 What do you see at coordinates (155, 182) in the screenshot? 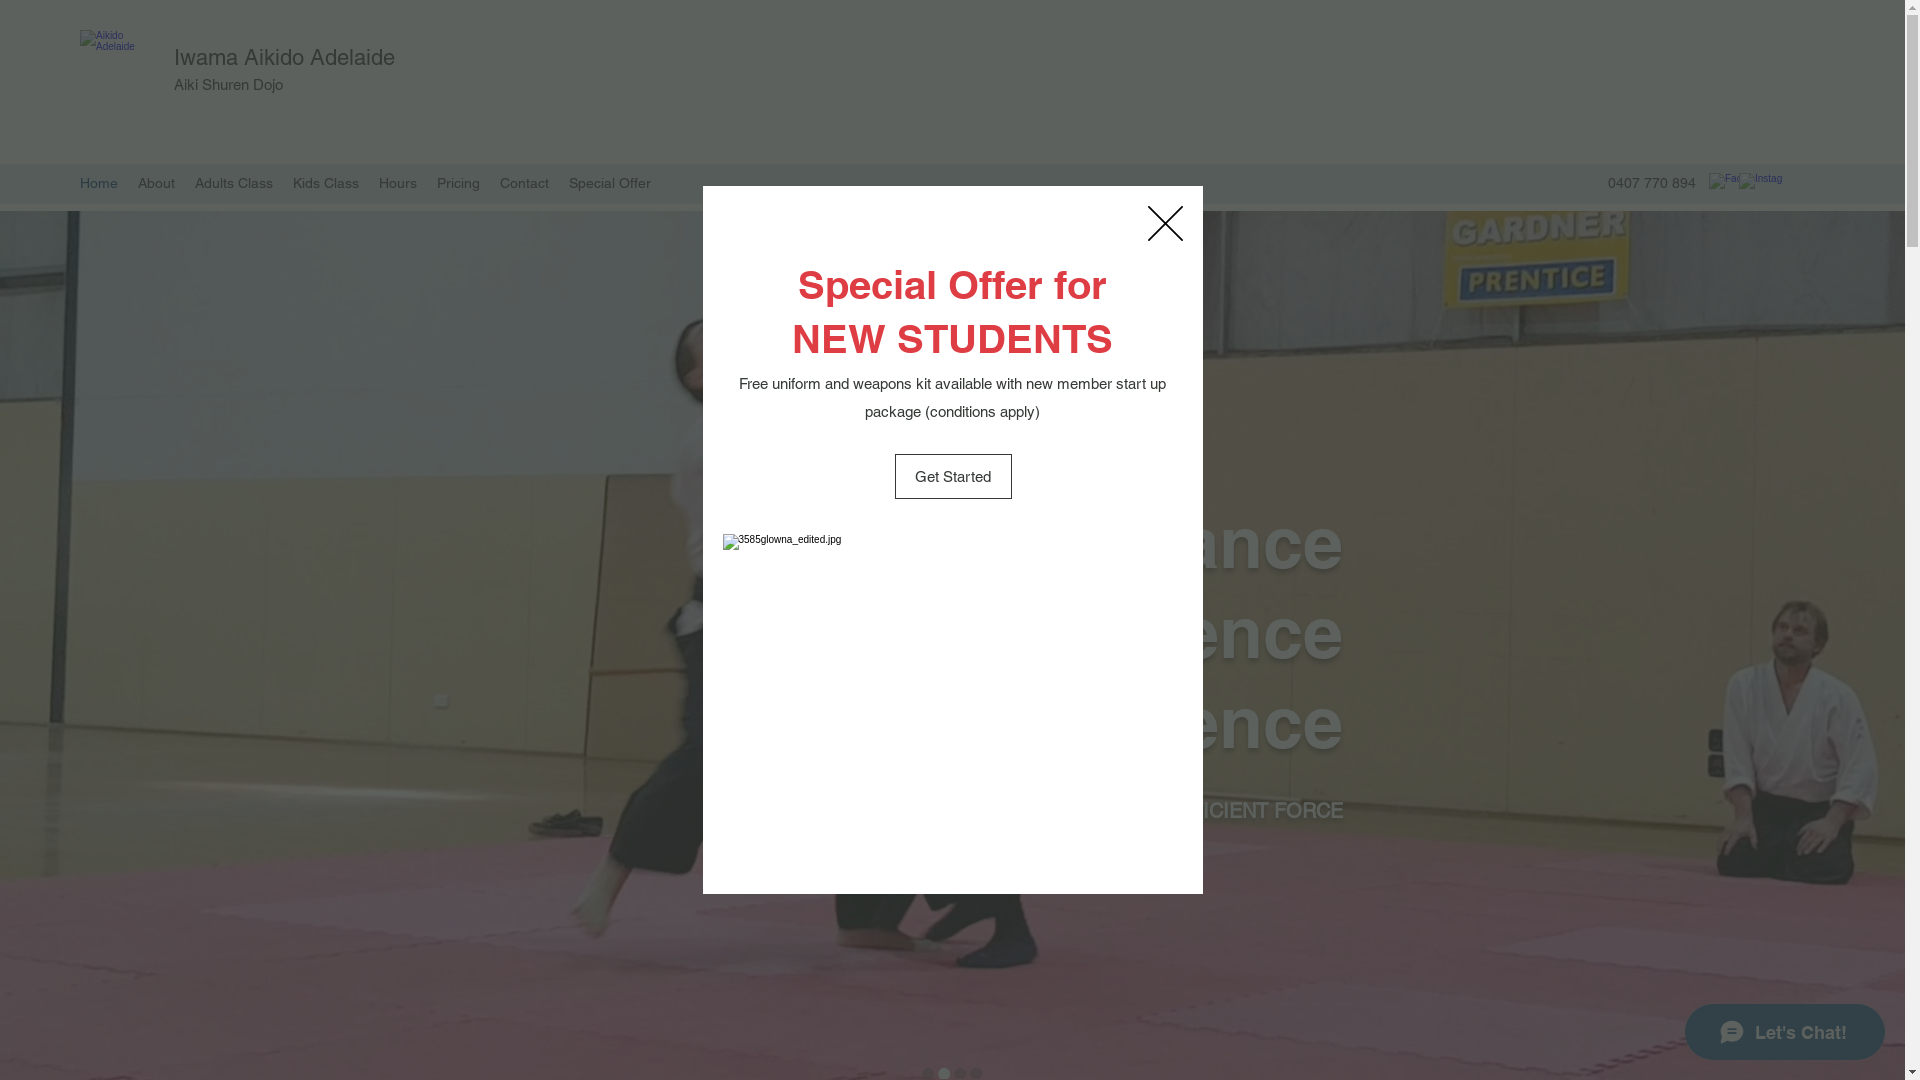
I see `'About'` at bounding box center [155, 182].